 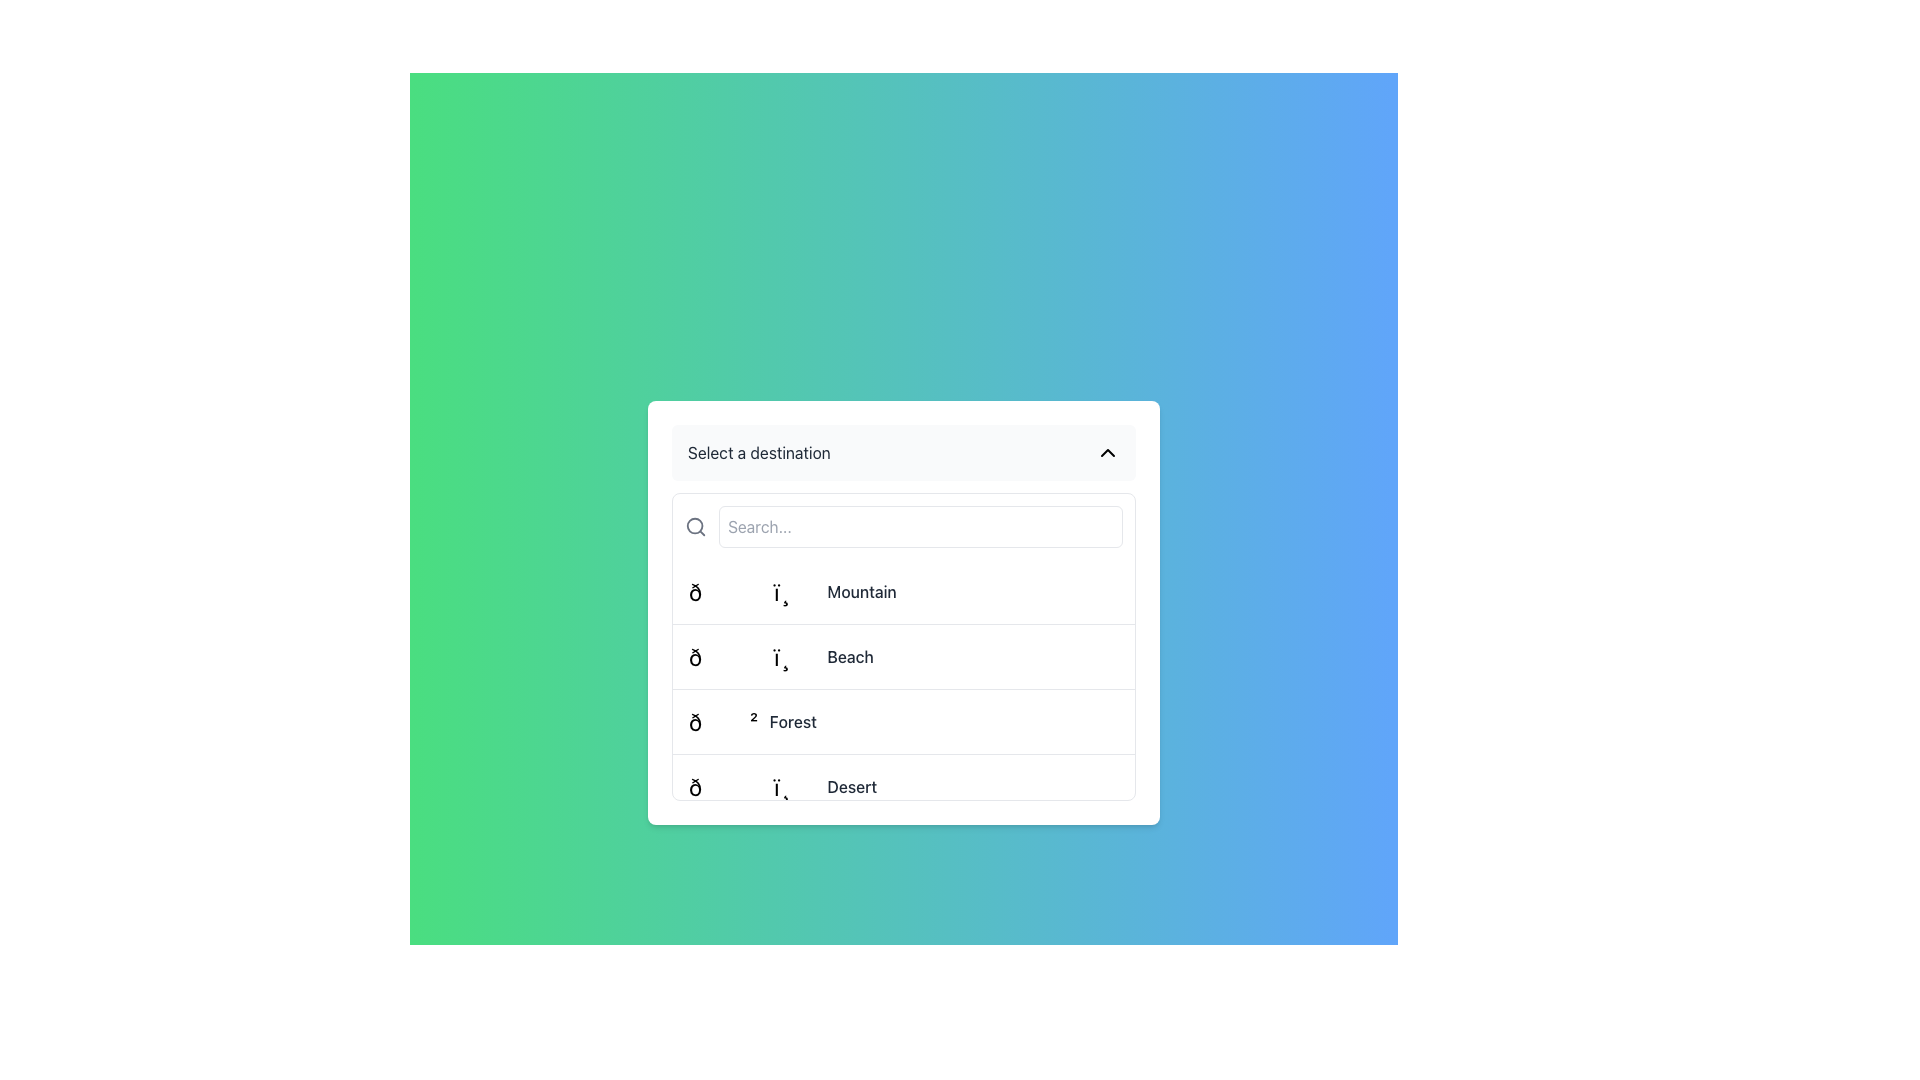 I want to click on the medium-sized emoji-like symbol representing the 'Beach' destination, which is the first item on the left in the list, so click(x=751, y=656).